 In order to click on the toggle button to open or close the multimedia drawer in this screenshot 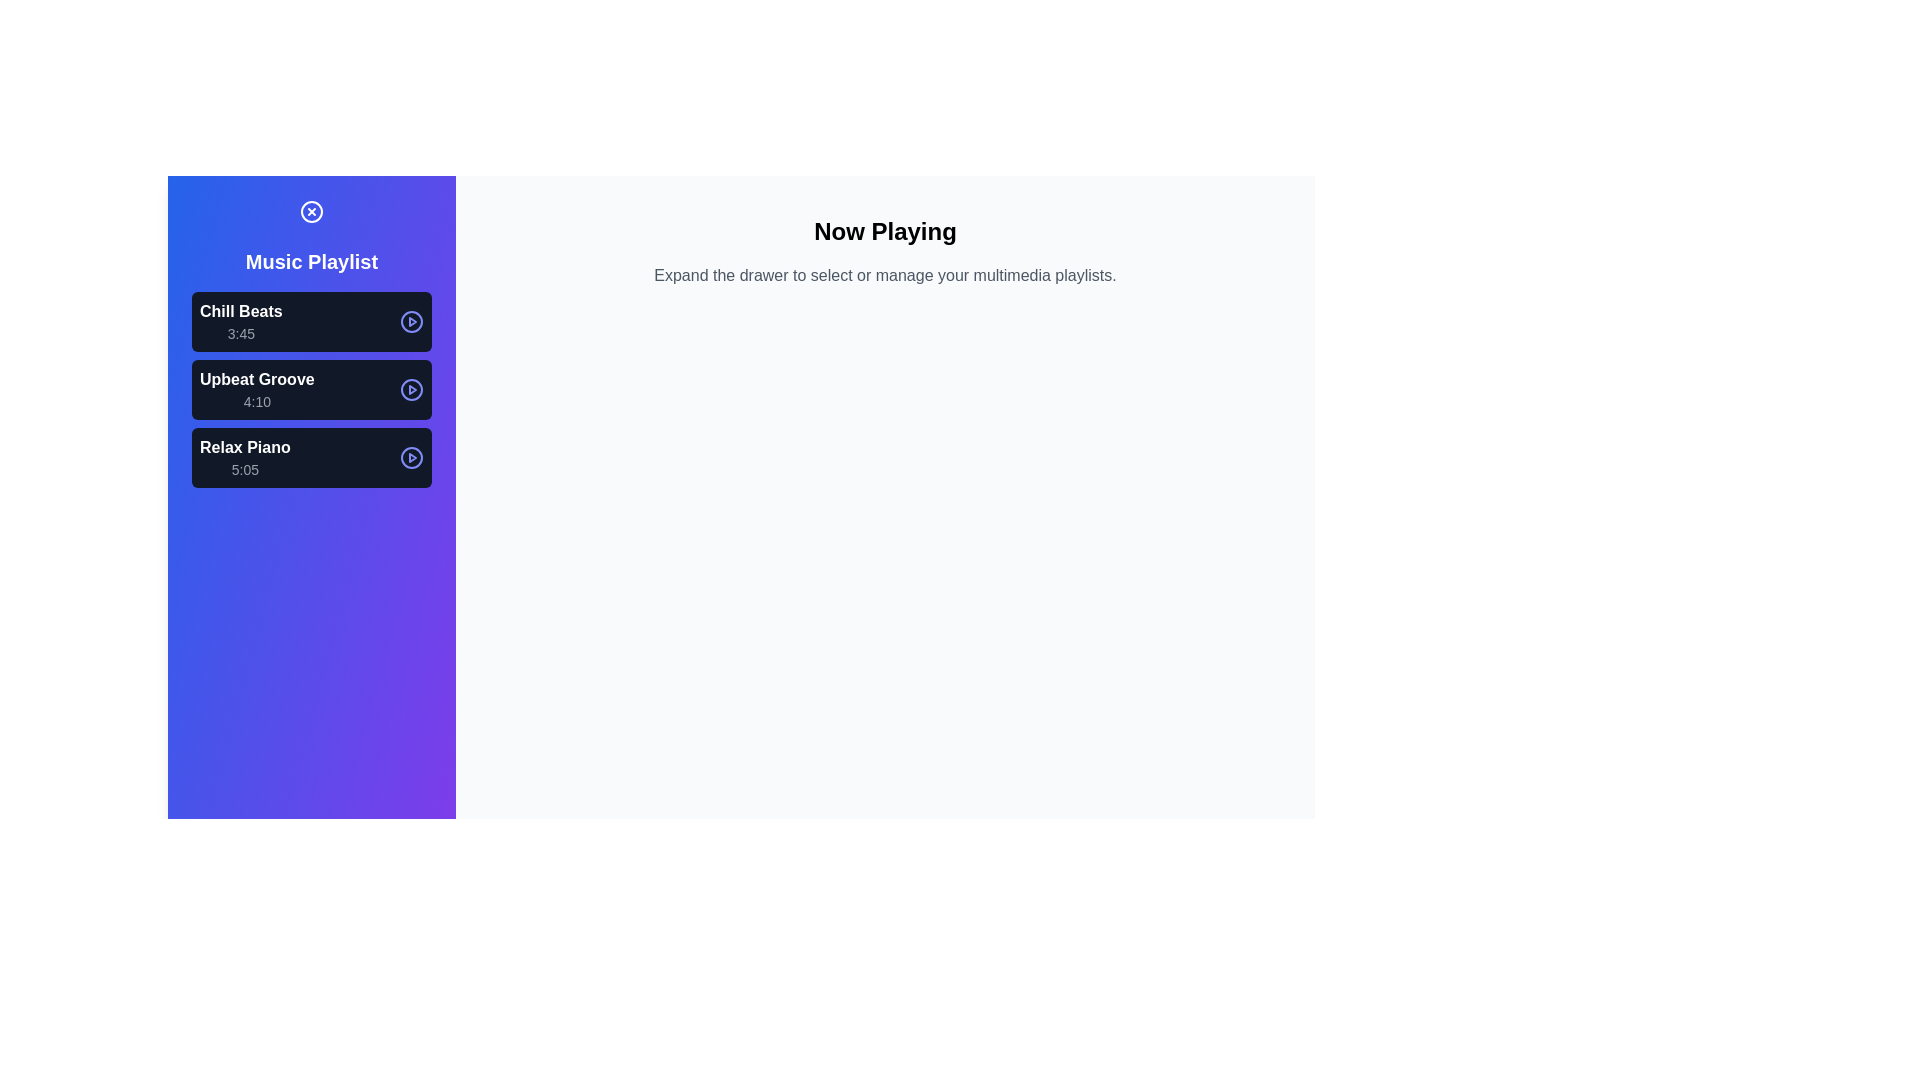, I will do `click(311, 212)`.